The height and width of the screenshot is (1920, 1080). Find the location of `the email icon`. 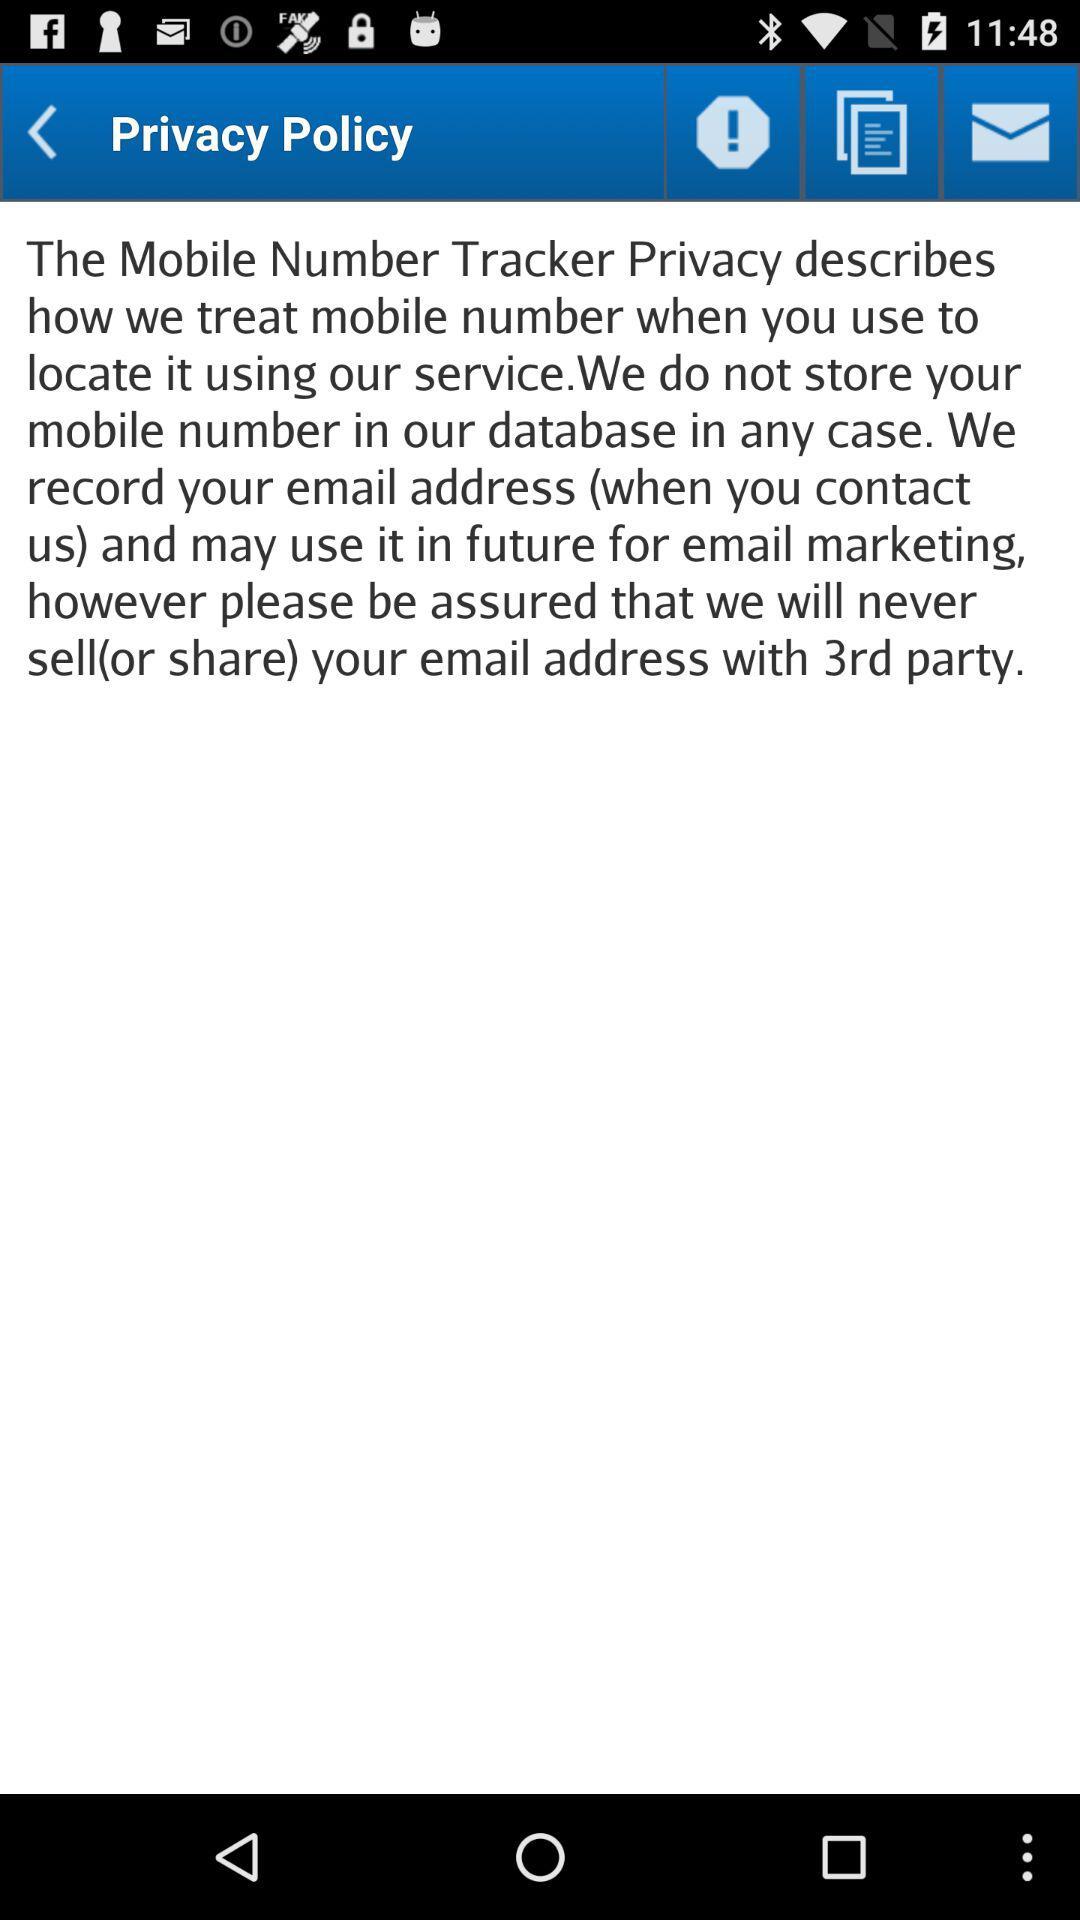

the email icon is located at coordinates (1010, 140).